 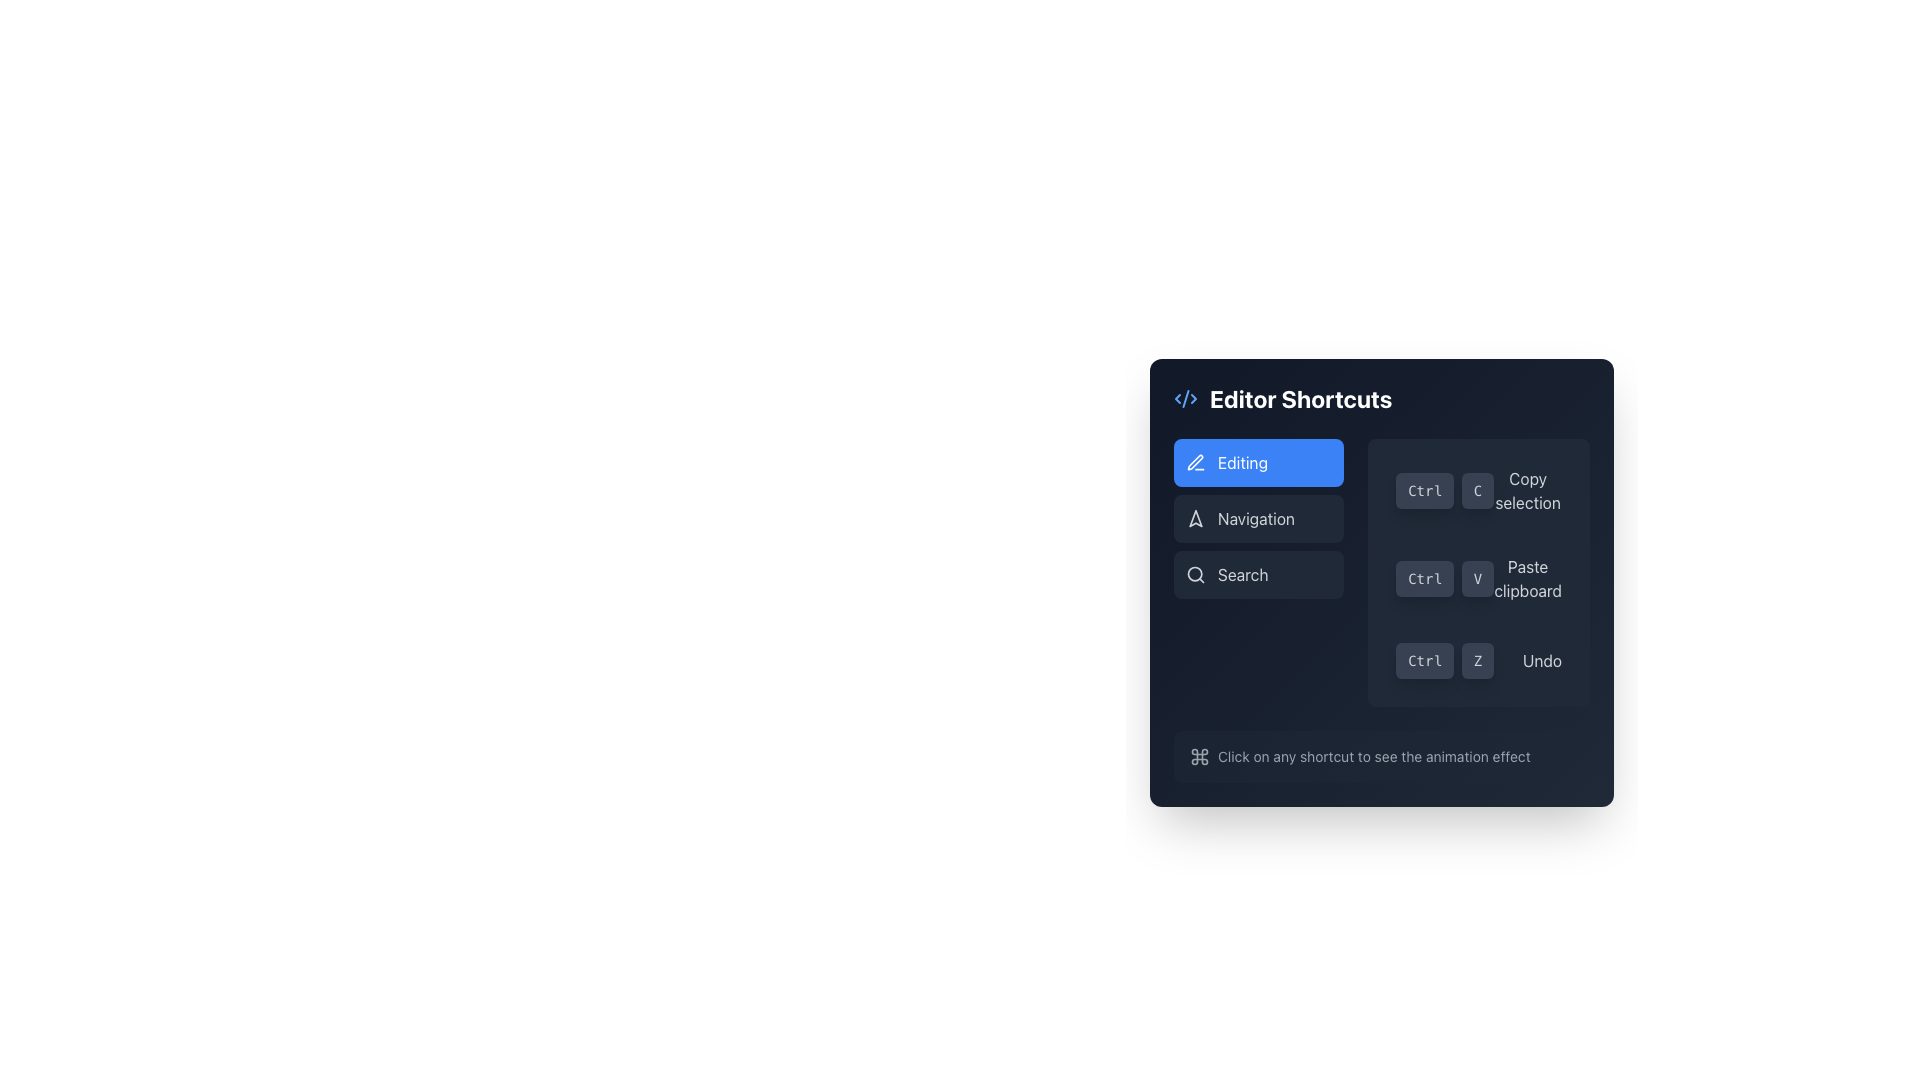 What do you see at coordinates (1257, 462) in the screenshot?
I see `the topmost button labeled 'Editing' in the sidebar` at bounding box center [1257, 462].